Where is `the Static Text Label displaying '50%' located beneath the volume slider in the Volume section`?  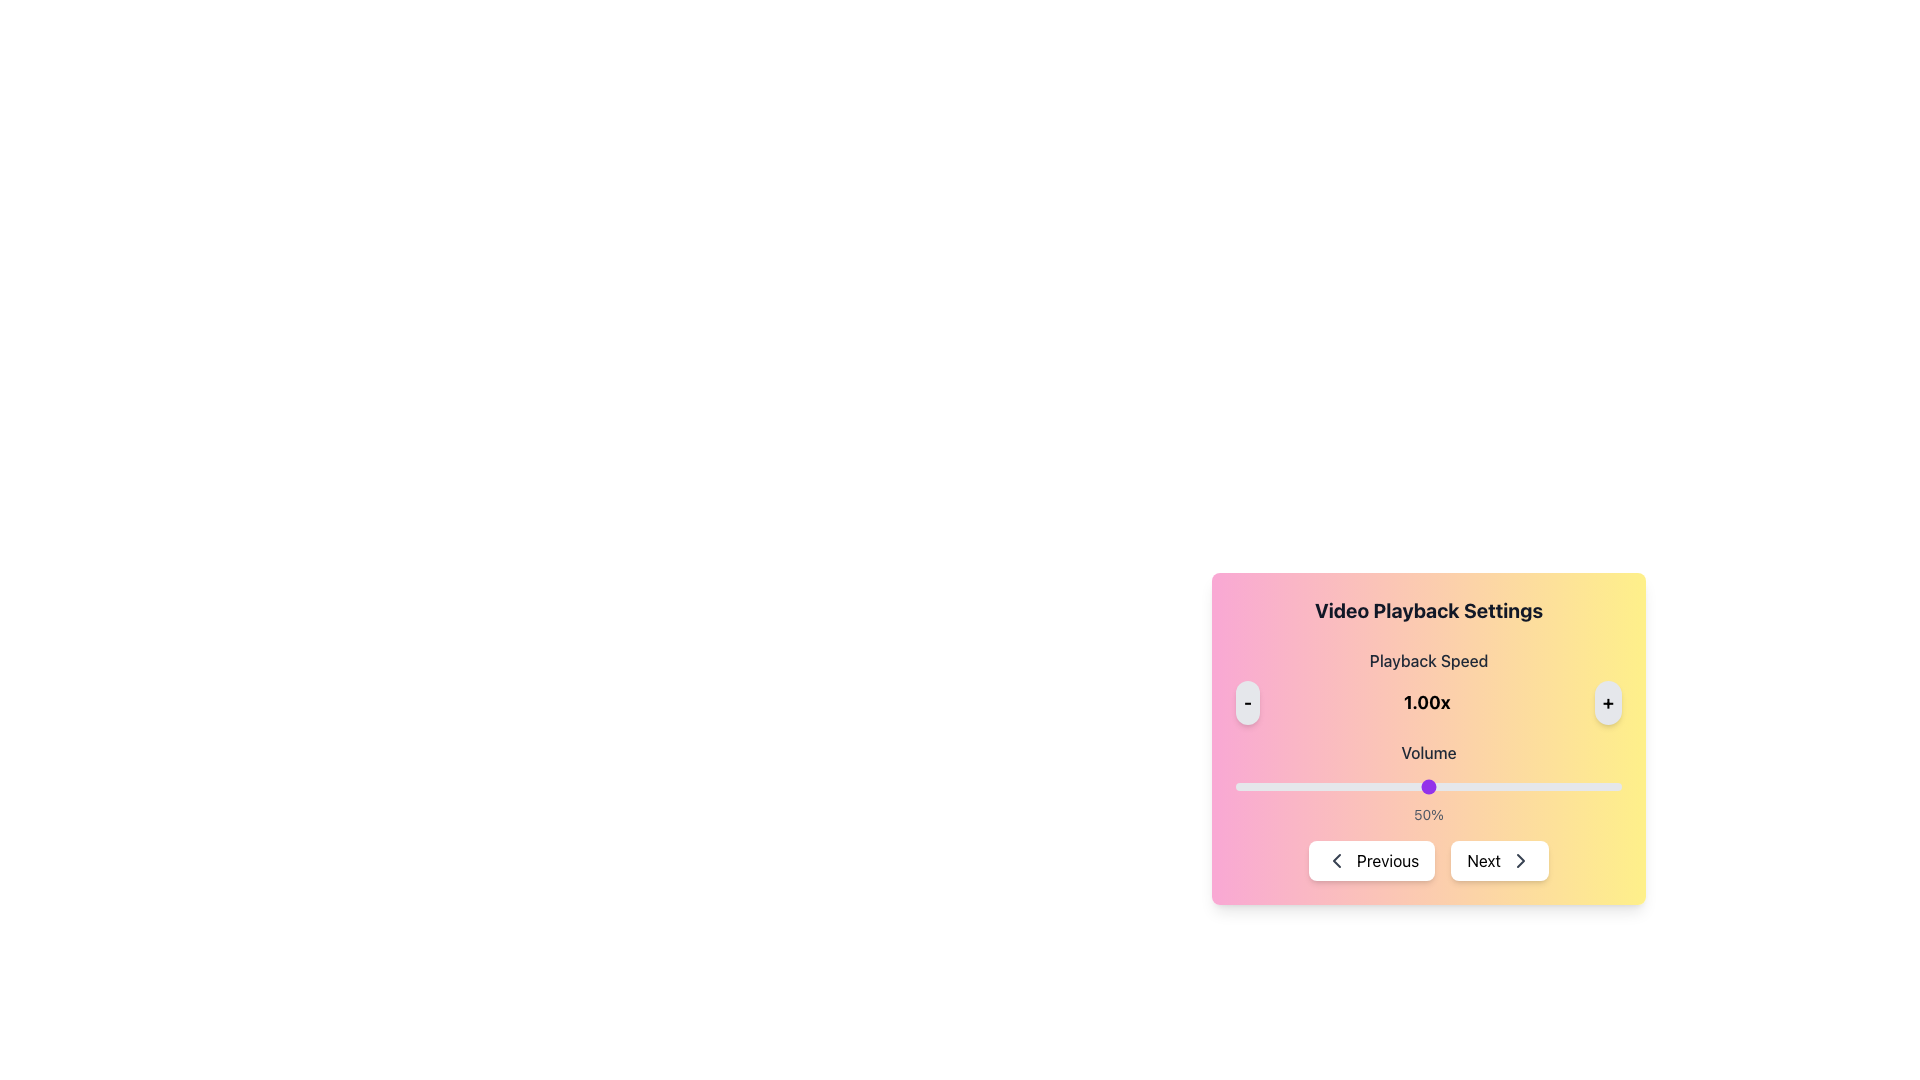 the Static Text Label displaying '50%' located beneath the volume slider in the Volume section is located at coordinates (1428, 814).